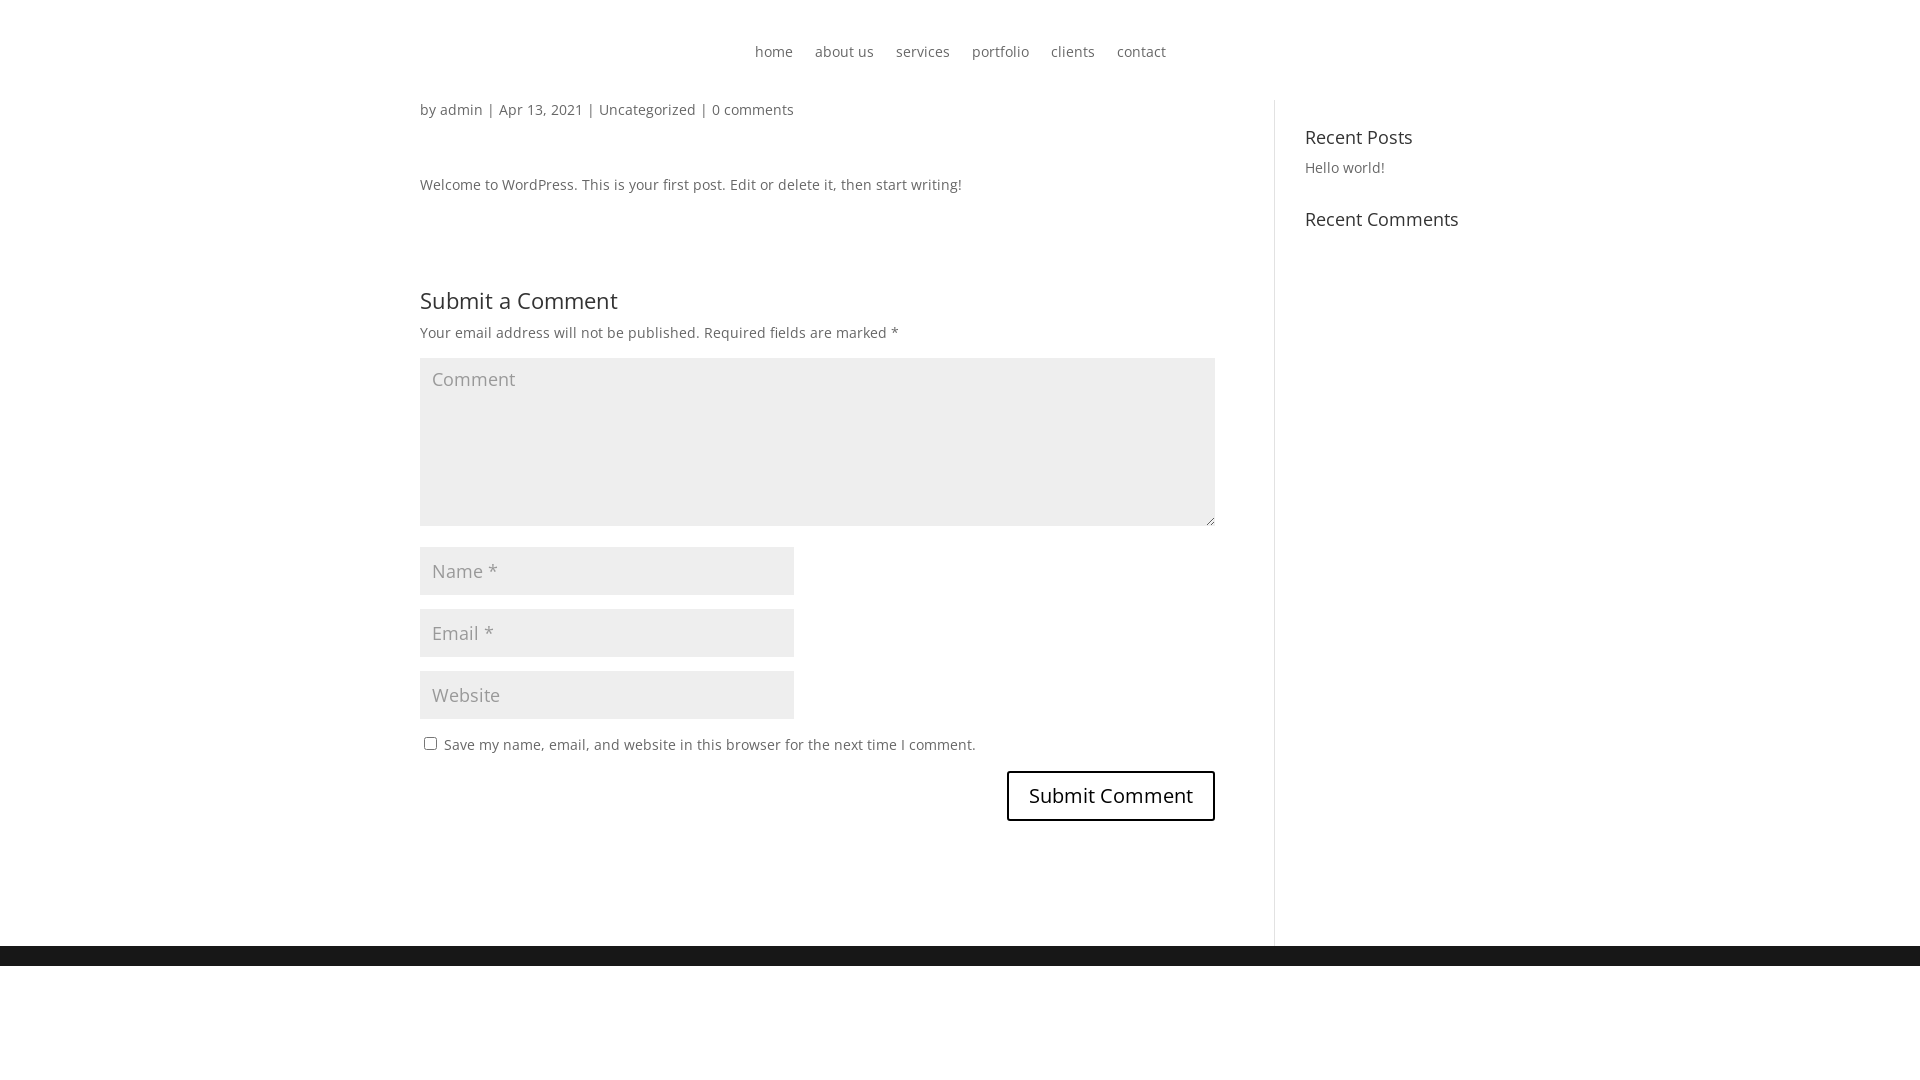 Image resolution: width=1920 pixels, height=1080 pixels. Describe the element at coordinates (439, 109) in the screenshot. I see `'admin'` at that location.